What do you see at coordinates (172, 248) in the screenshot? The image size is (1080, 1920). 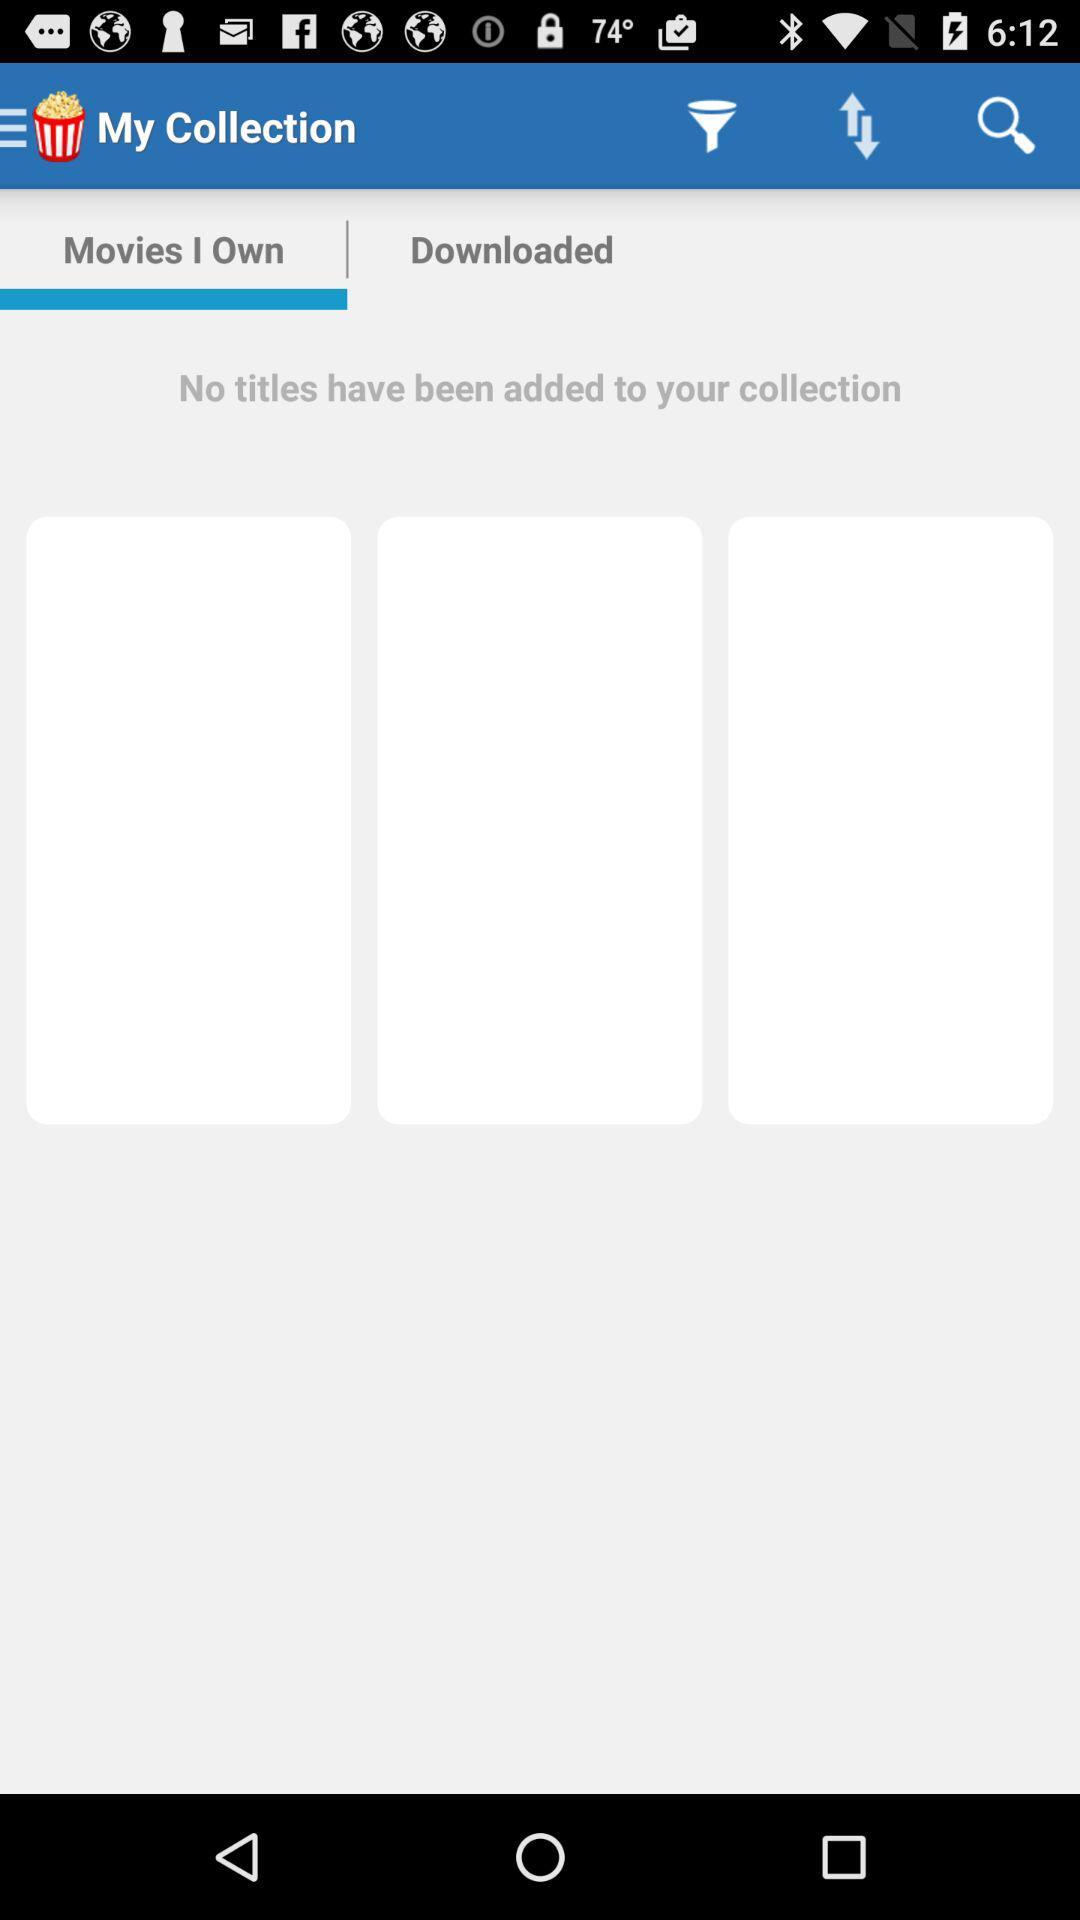 I see `the movies i own app` at bounding box center [172, 248].